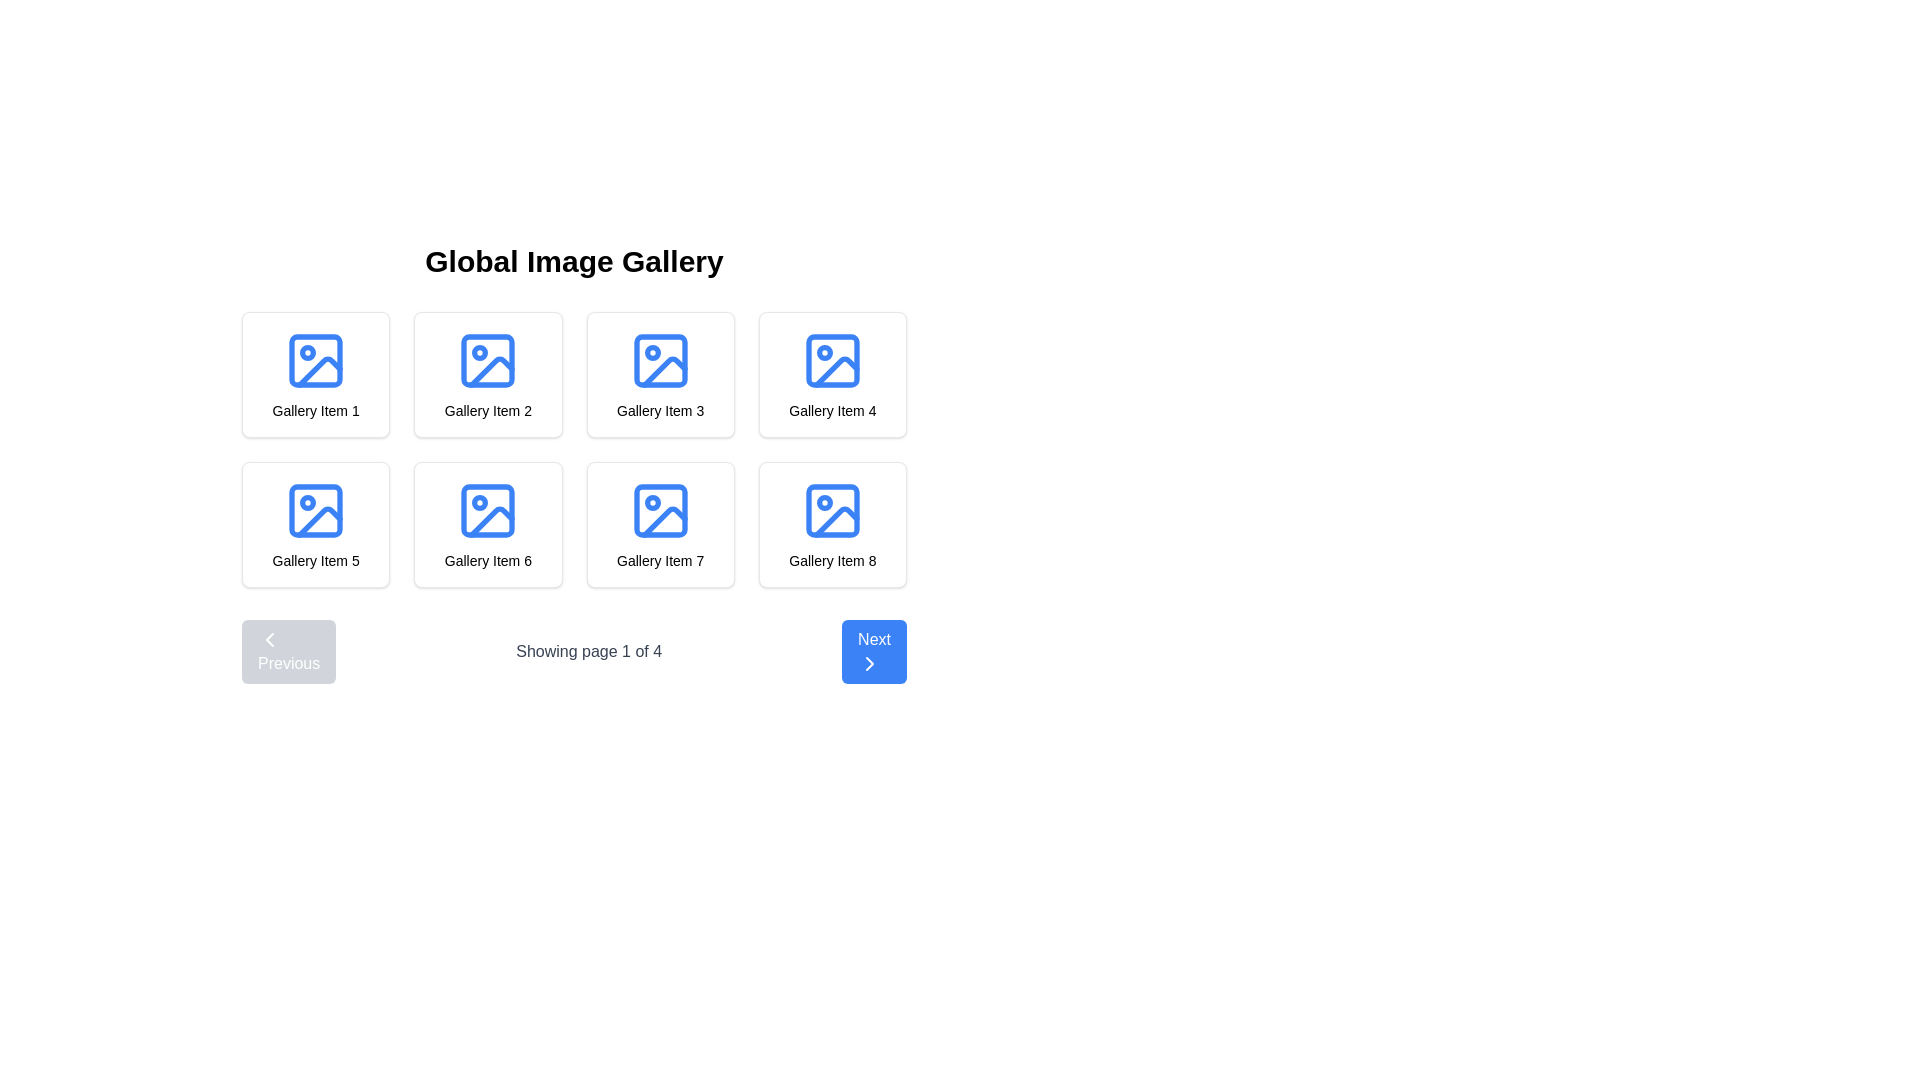  Describe the element at coordinates (488, 410) in the screenshot. I see `the text label displaying 'Gallery Item 2', which is located beneath an image icon in the second item of the upper row of the gallery items grid` at that location.